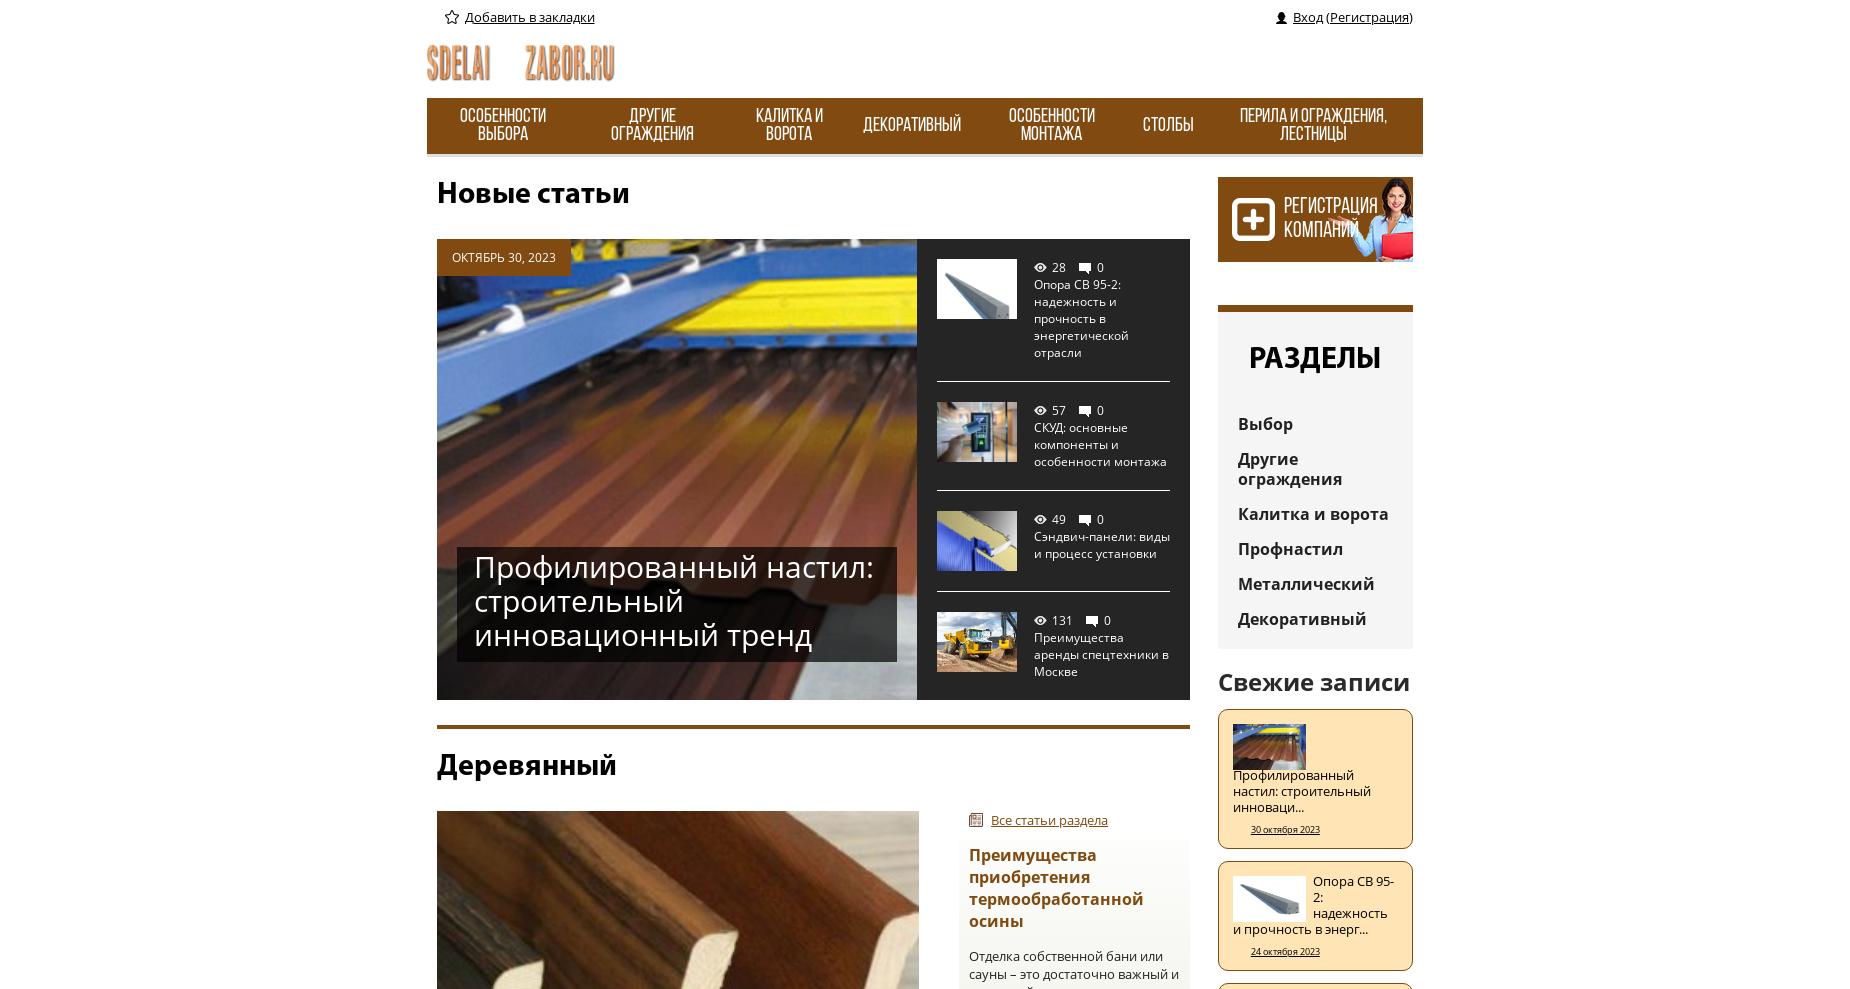  What do you see at coordinates (1057, 410) in the screenshot?
I see `'57'` at bounding box center [1057, 410].